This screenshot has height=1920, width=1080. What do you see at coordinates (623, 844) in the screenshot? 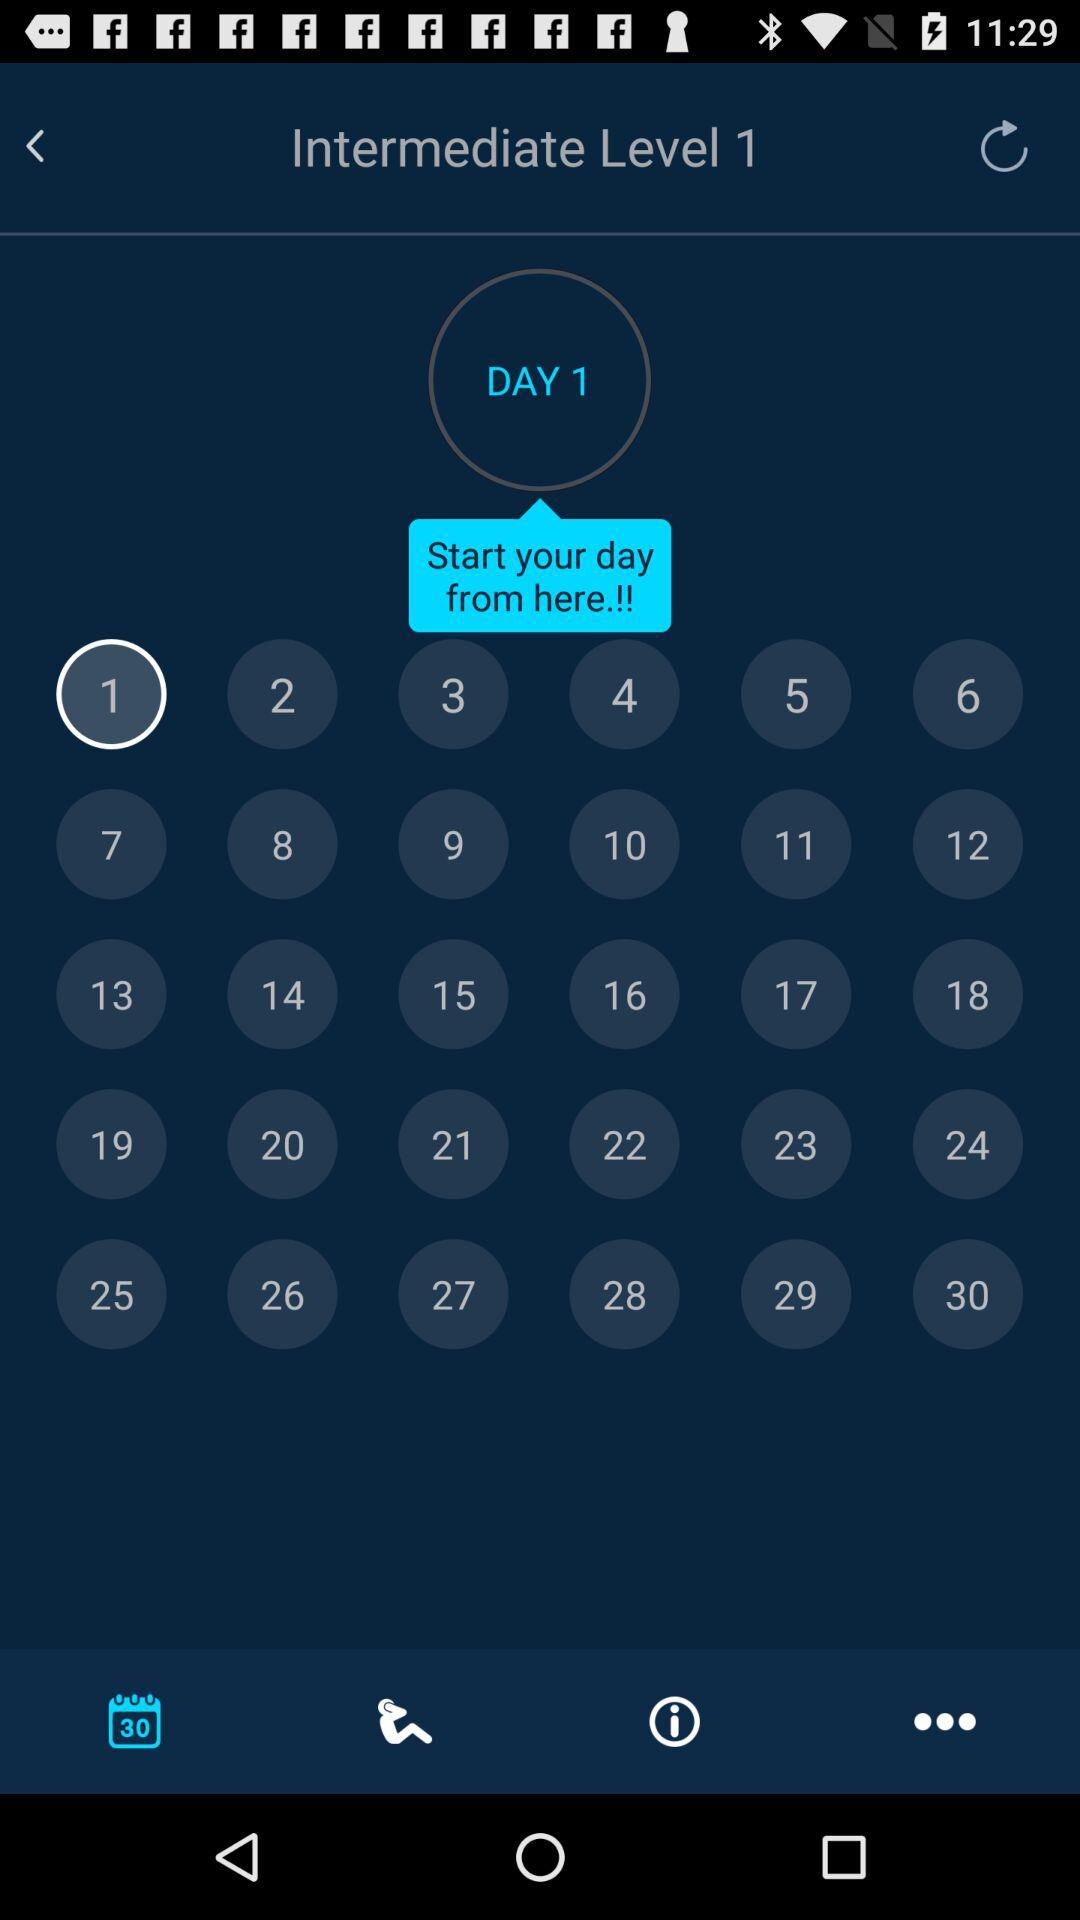
I see `number 10 button` at bounding box center [623, 844].